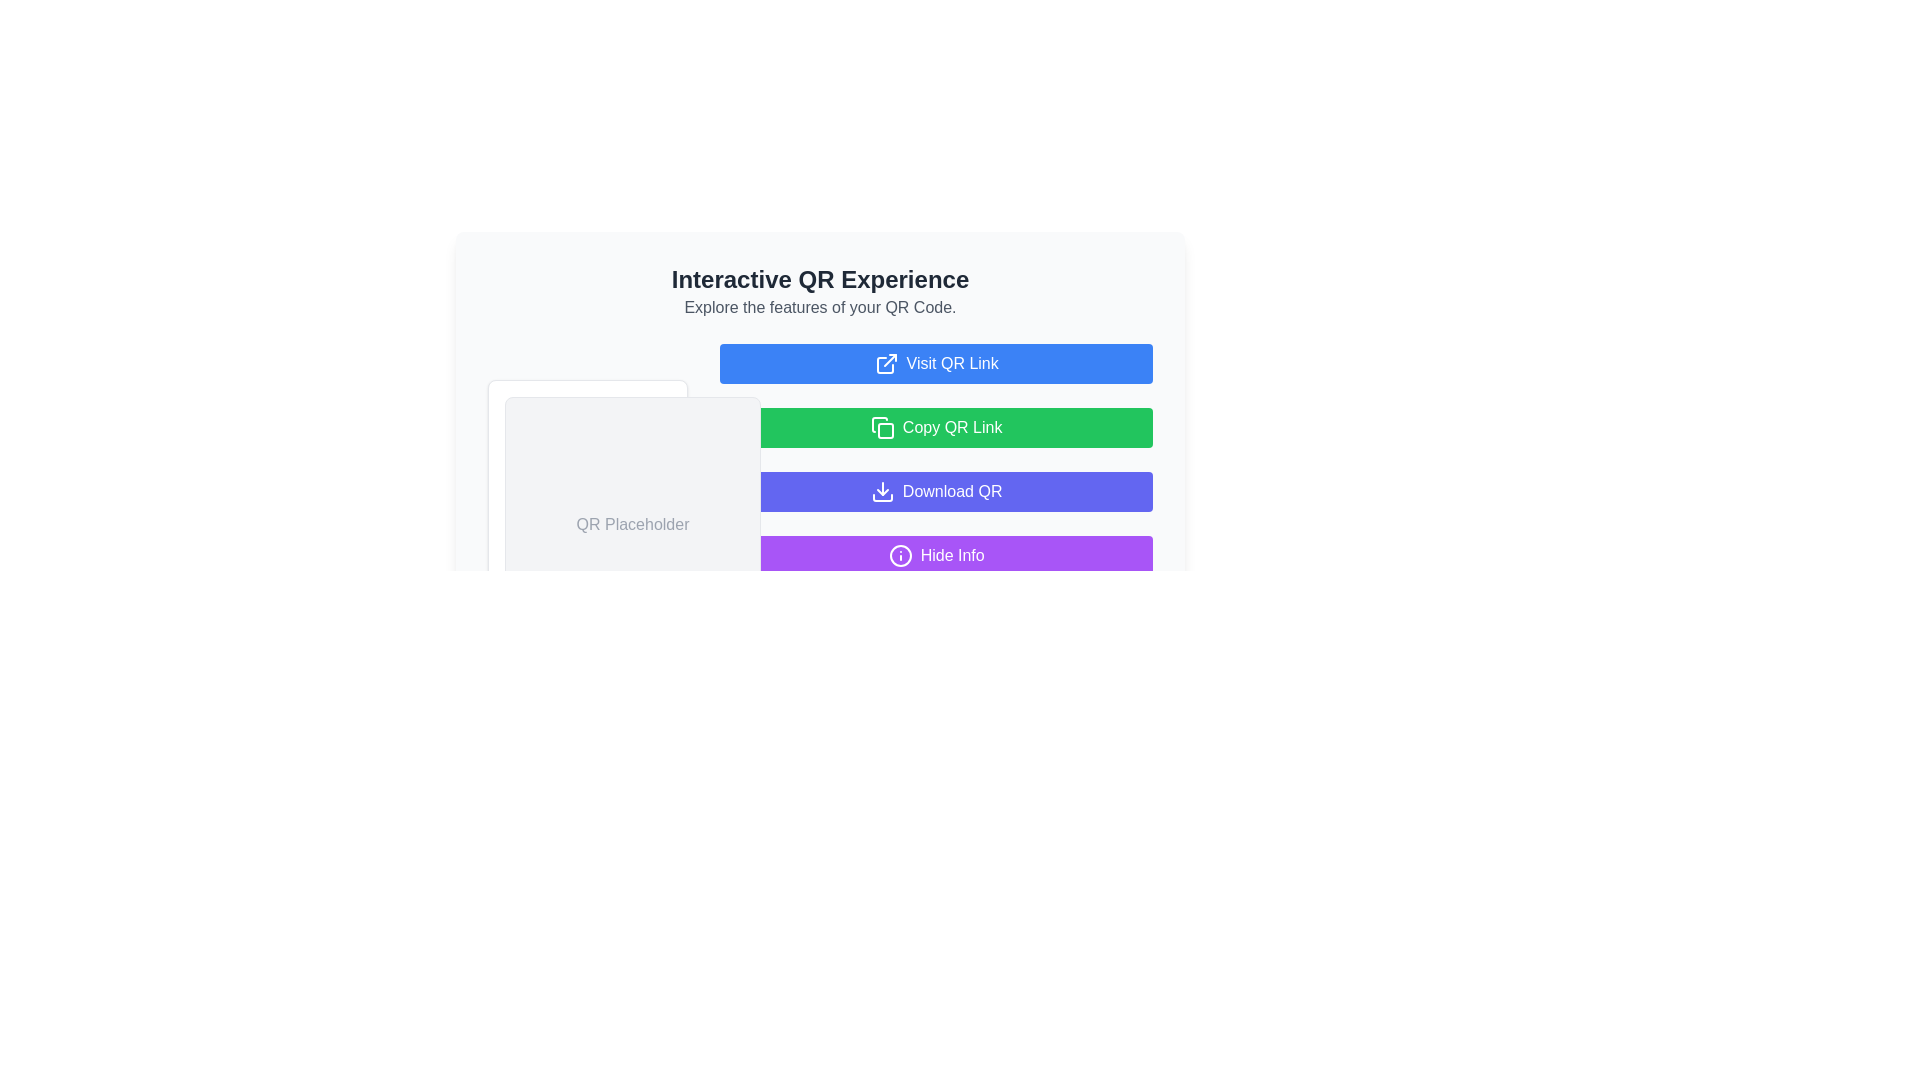 The height and width of the screenshot is (1080, 1920). Describe the element at coordinates (632, 523) in the screenshot. I see `the text element labeled 'QR Placeholder', which is styled in gray and centered within a square area beneath the header 'Interactive QR Experience'` at that location.